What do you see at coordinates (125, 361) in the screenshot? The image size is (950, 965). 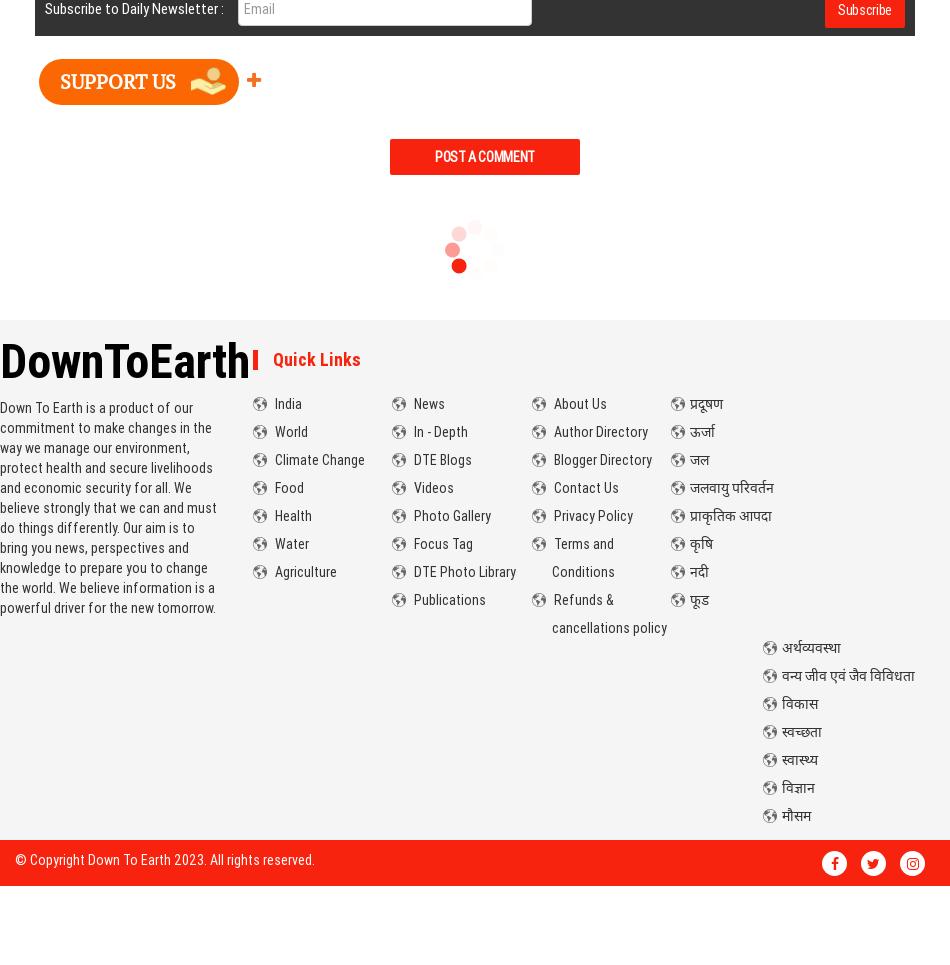 I see `'DownToEarth'` at bounding box center [125, 361].